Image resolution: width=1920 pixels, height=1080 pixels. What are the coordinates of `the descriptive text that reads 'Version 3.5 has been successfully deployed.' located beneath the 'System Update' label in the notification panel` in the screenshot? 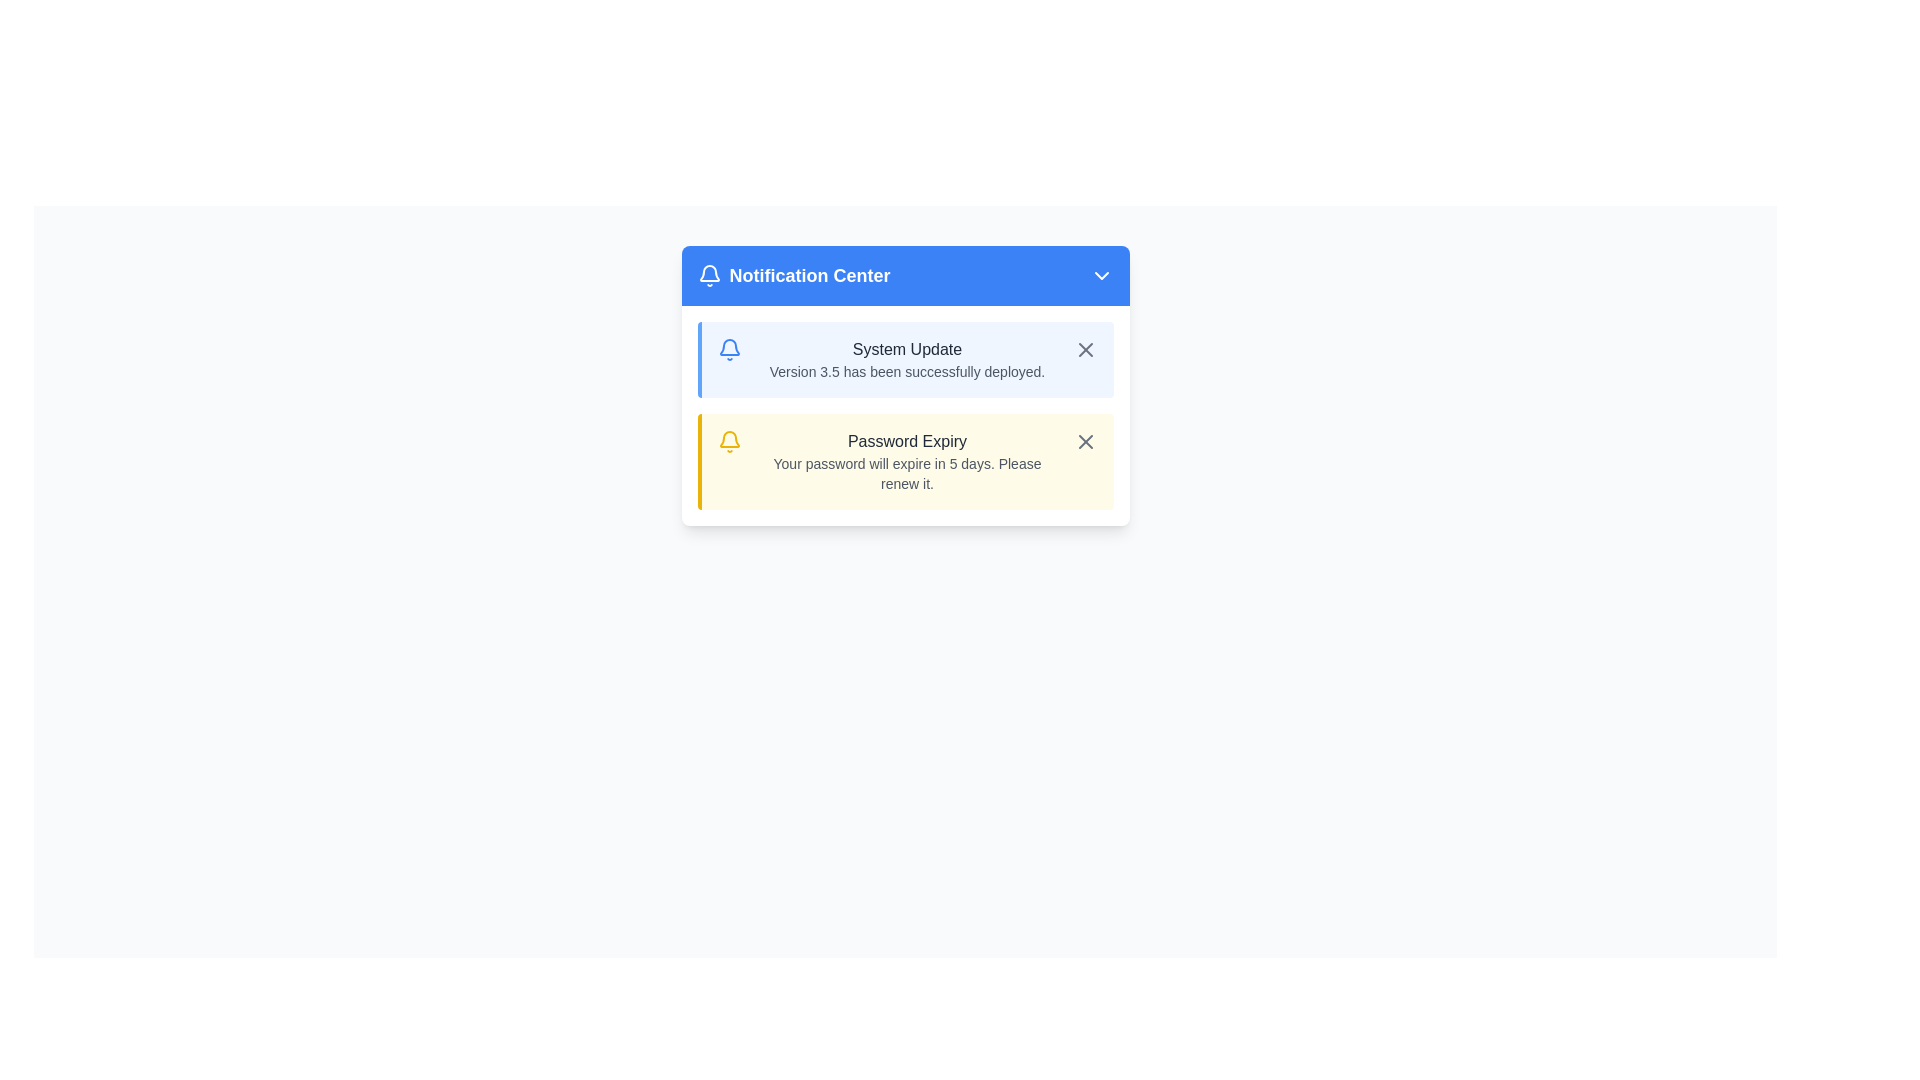 It's located at (906, 371).